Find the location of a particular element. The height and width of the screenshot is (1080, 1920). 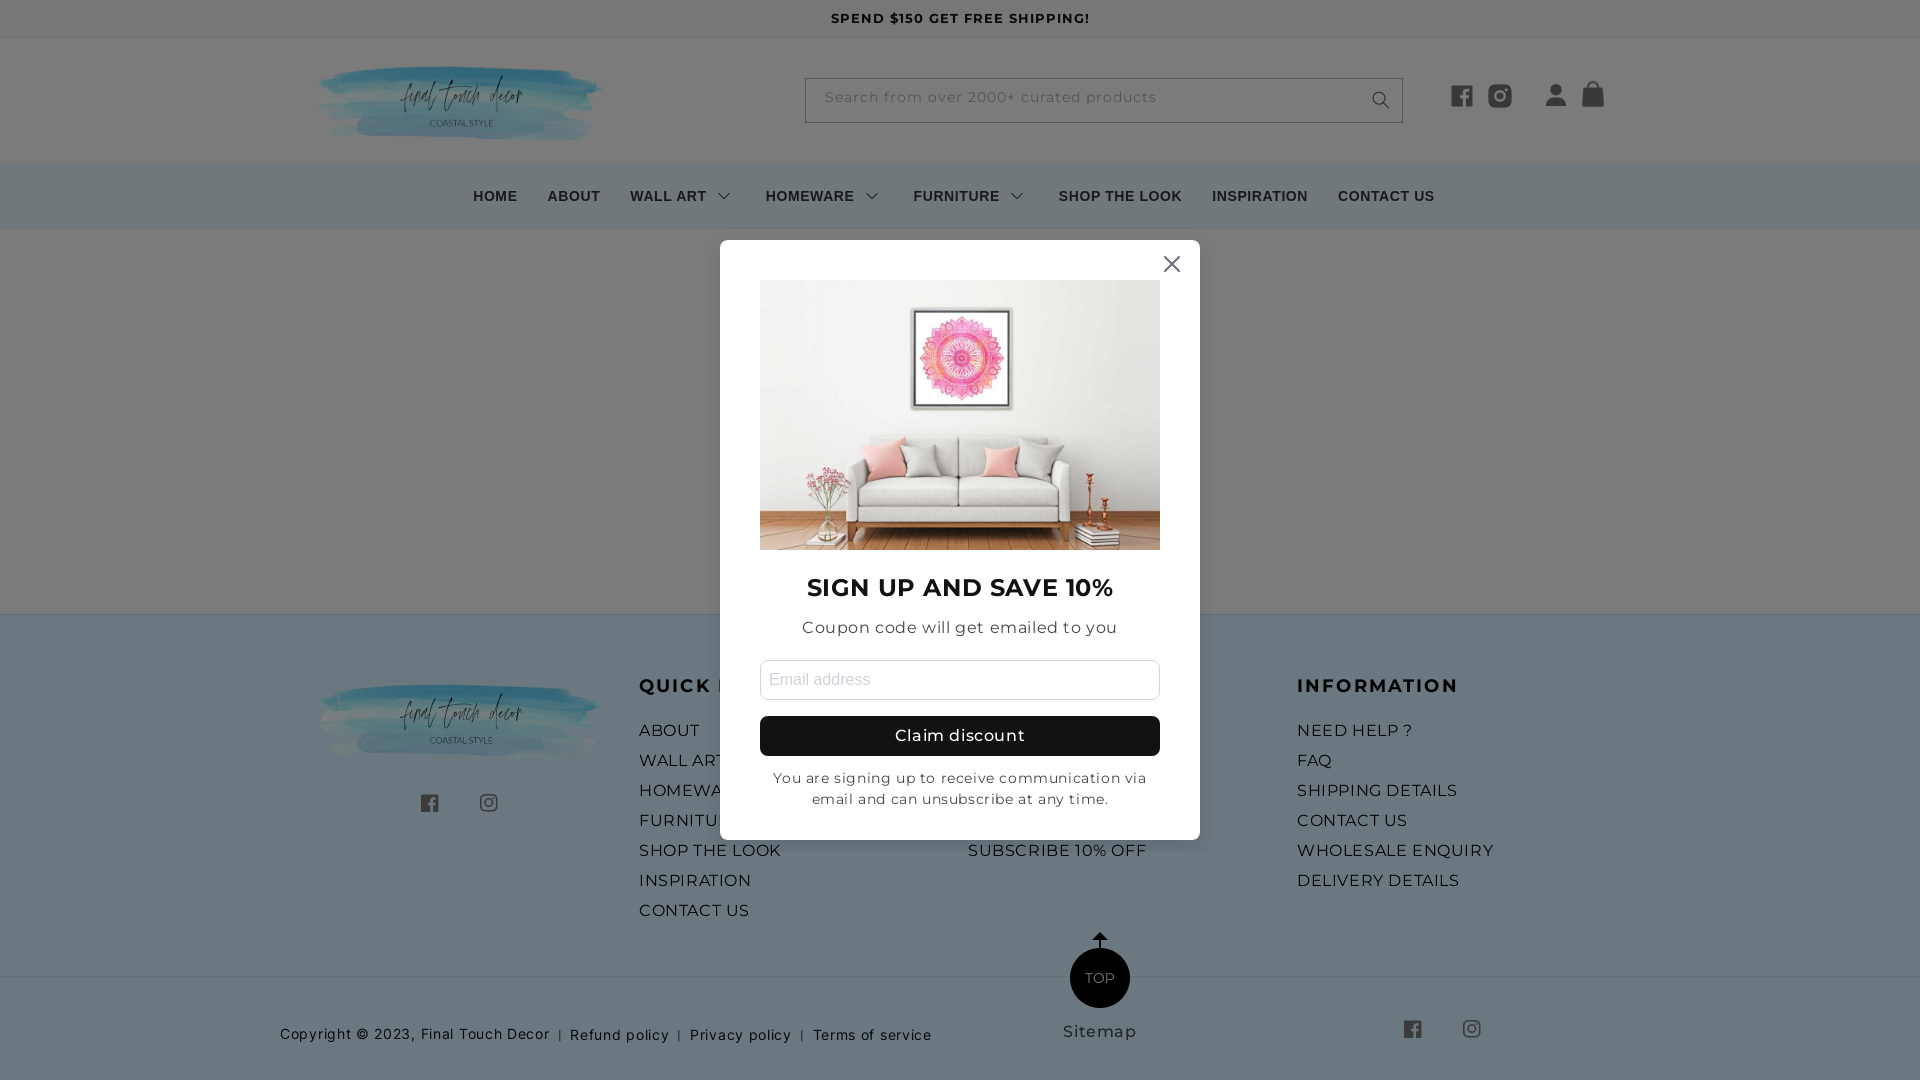

'HOMEWARE' is located at coordinates (825, 195).